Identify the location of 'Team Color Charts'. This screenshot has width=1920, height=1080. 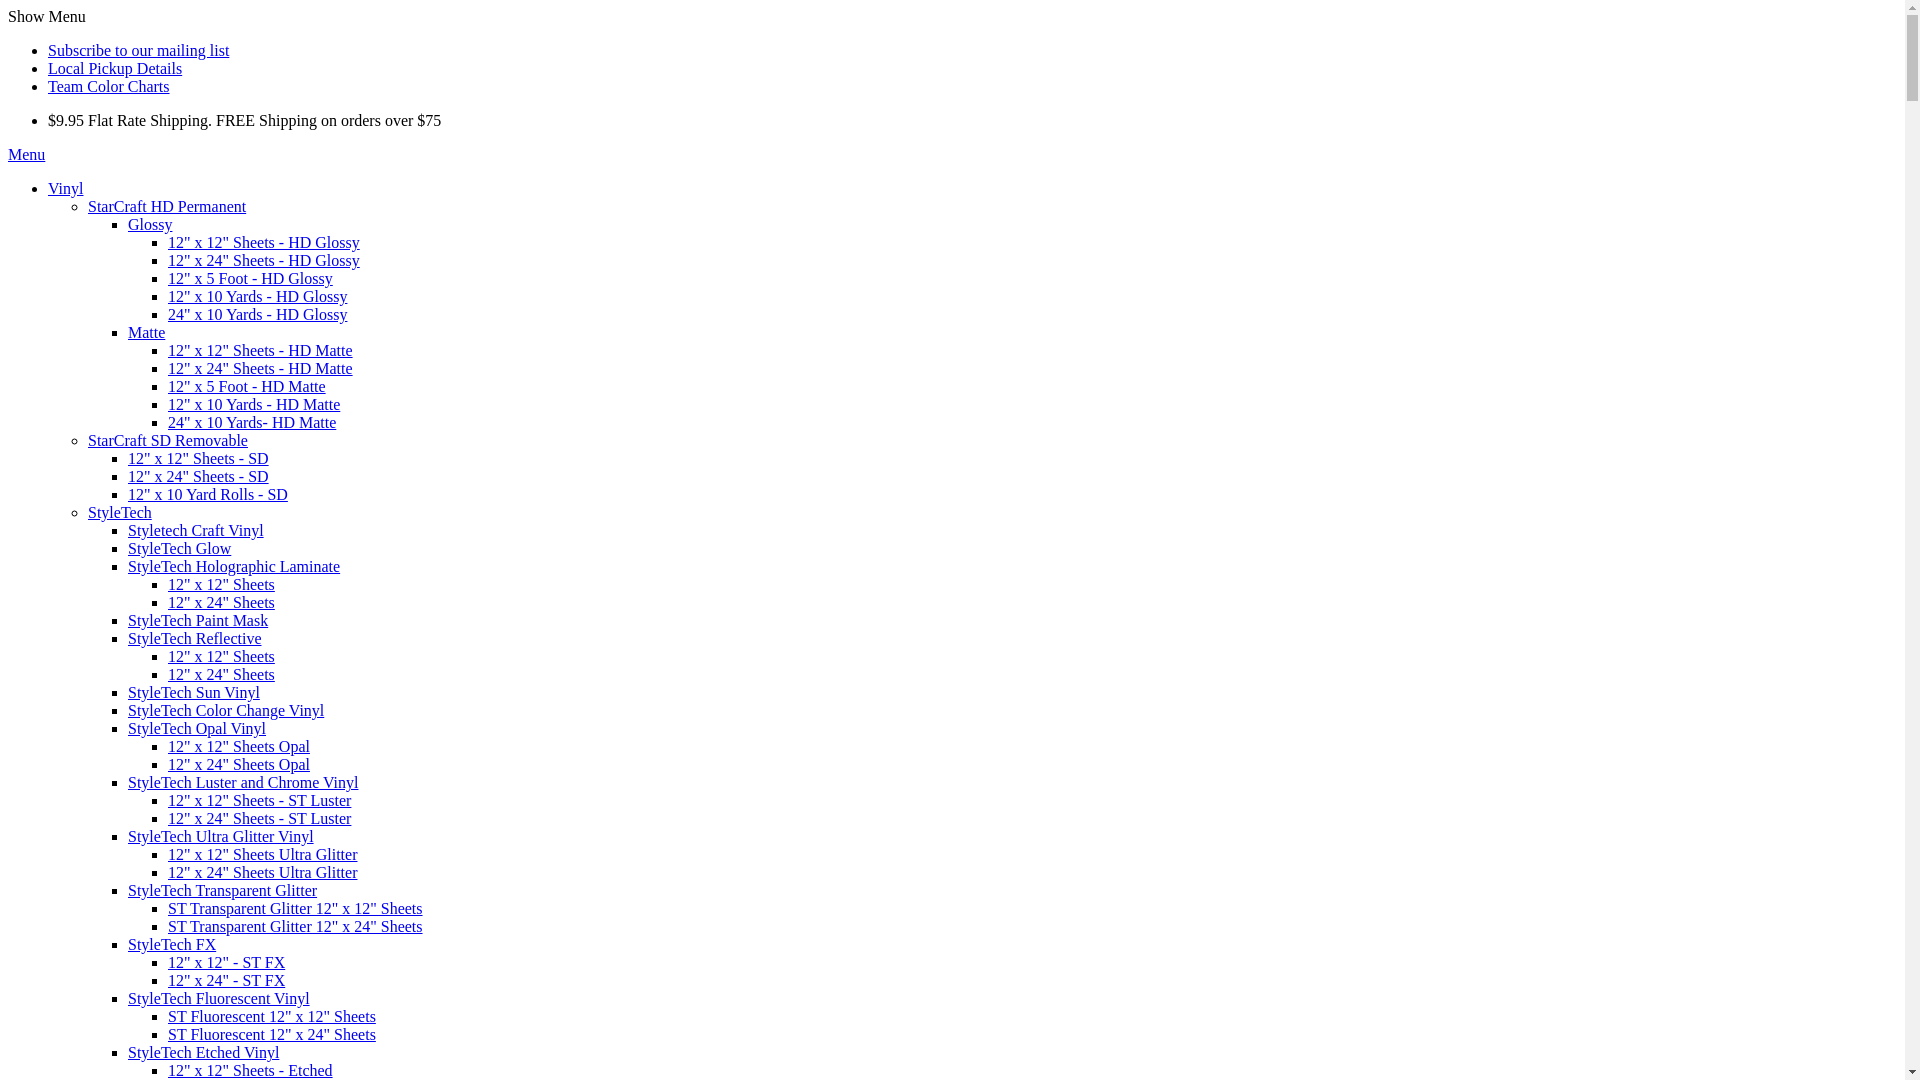
(108, 85).